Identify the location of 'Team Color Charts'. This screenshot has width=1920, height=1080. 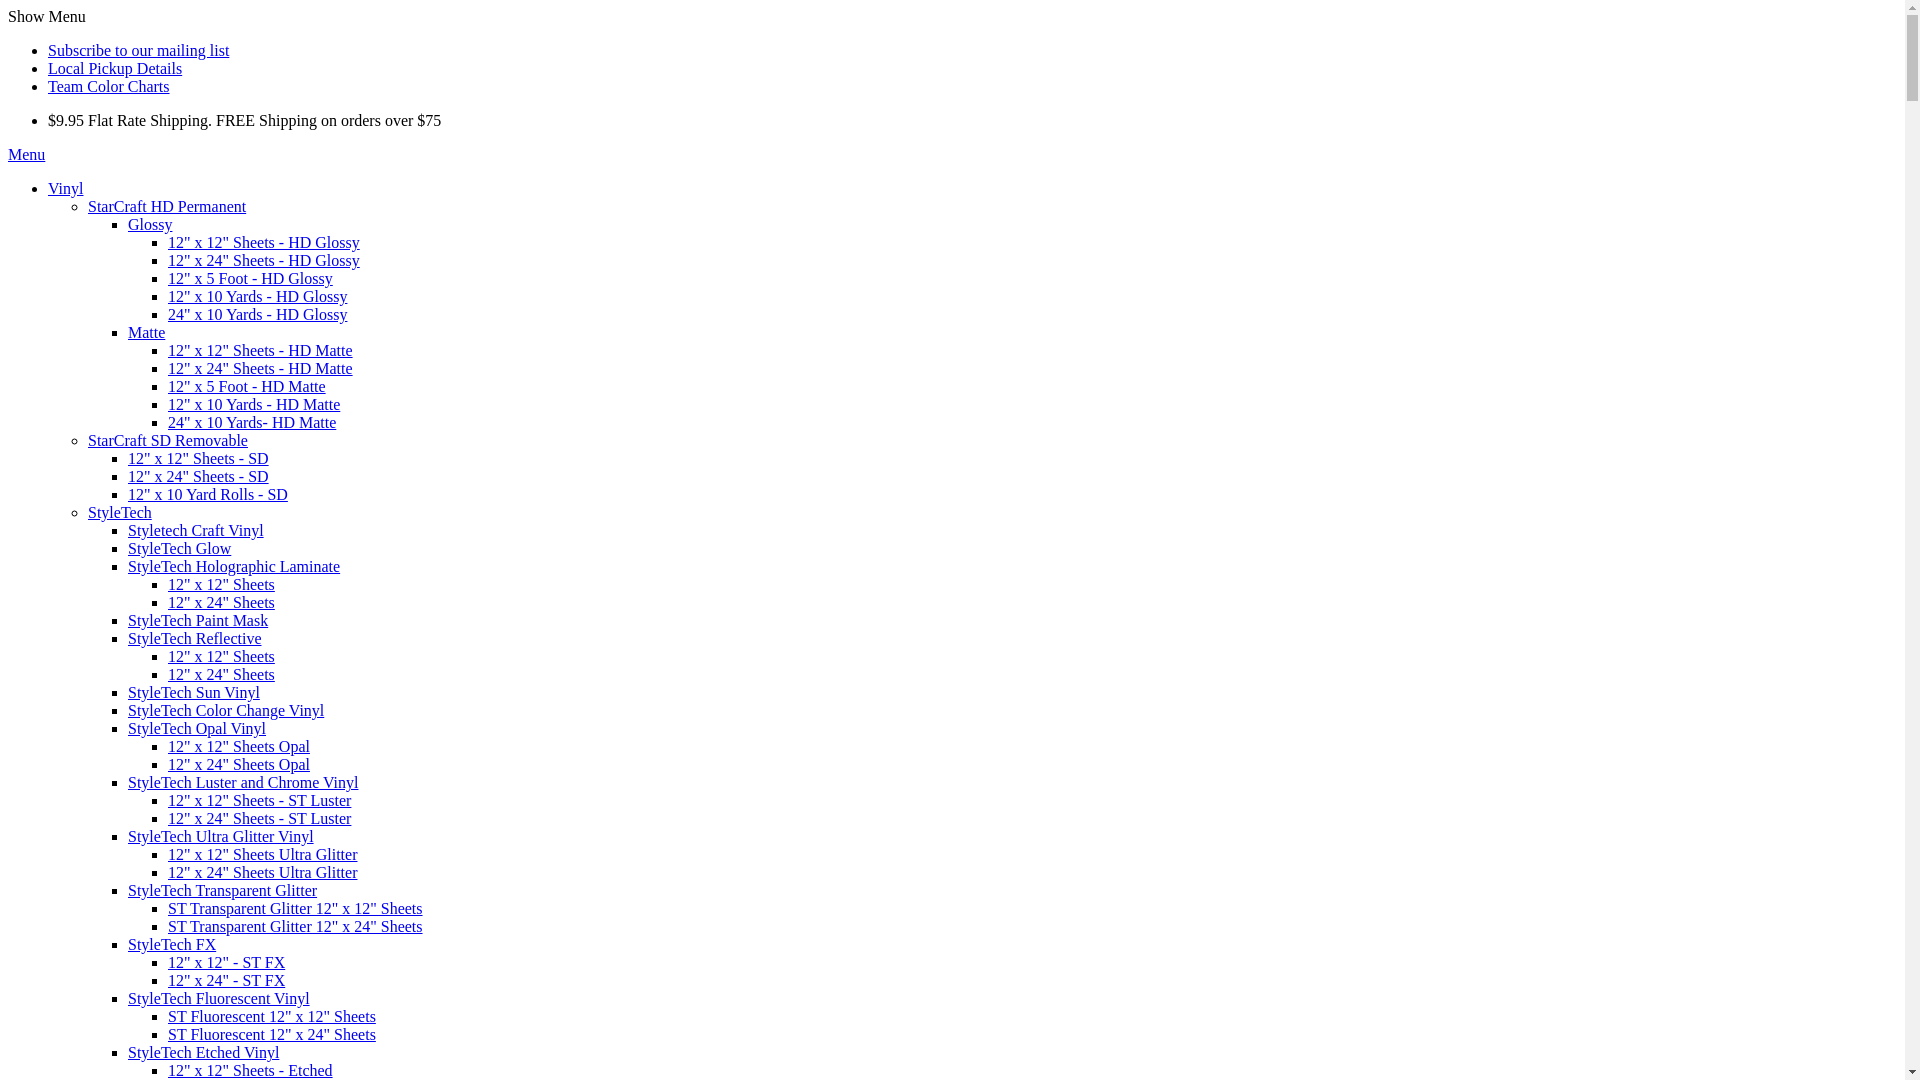
(108, 85).